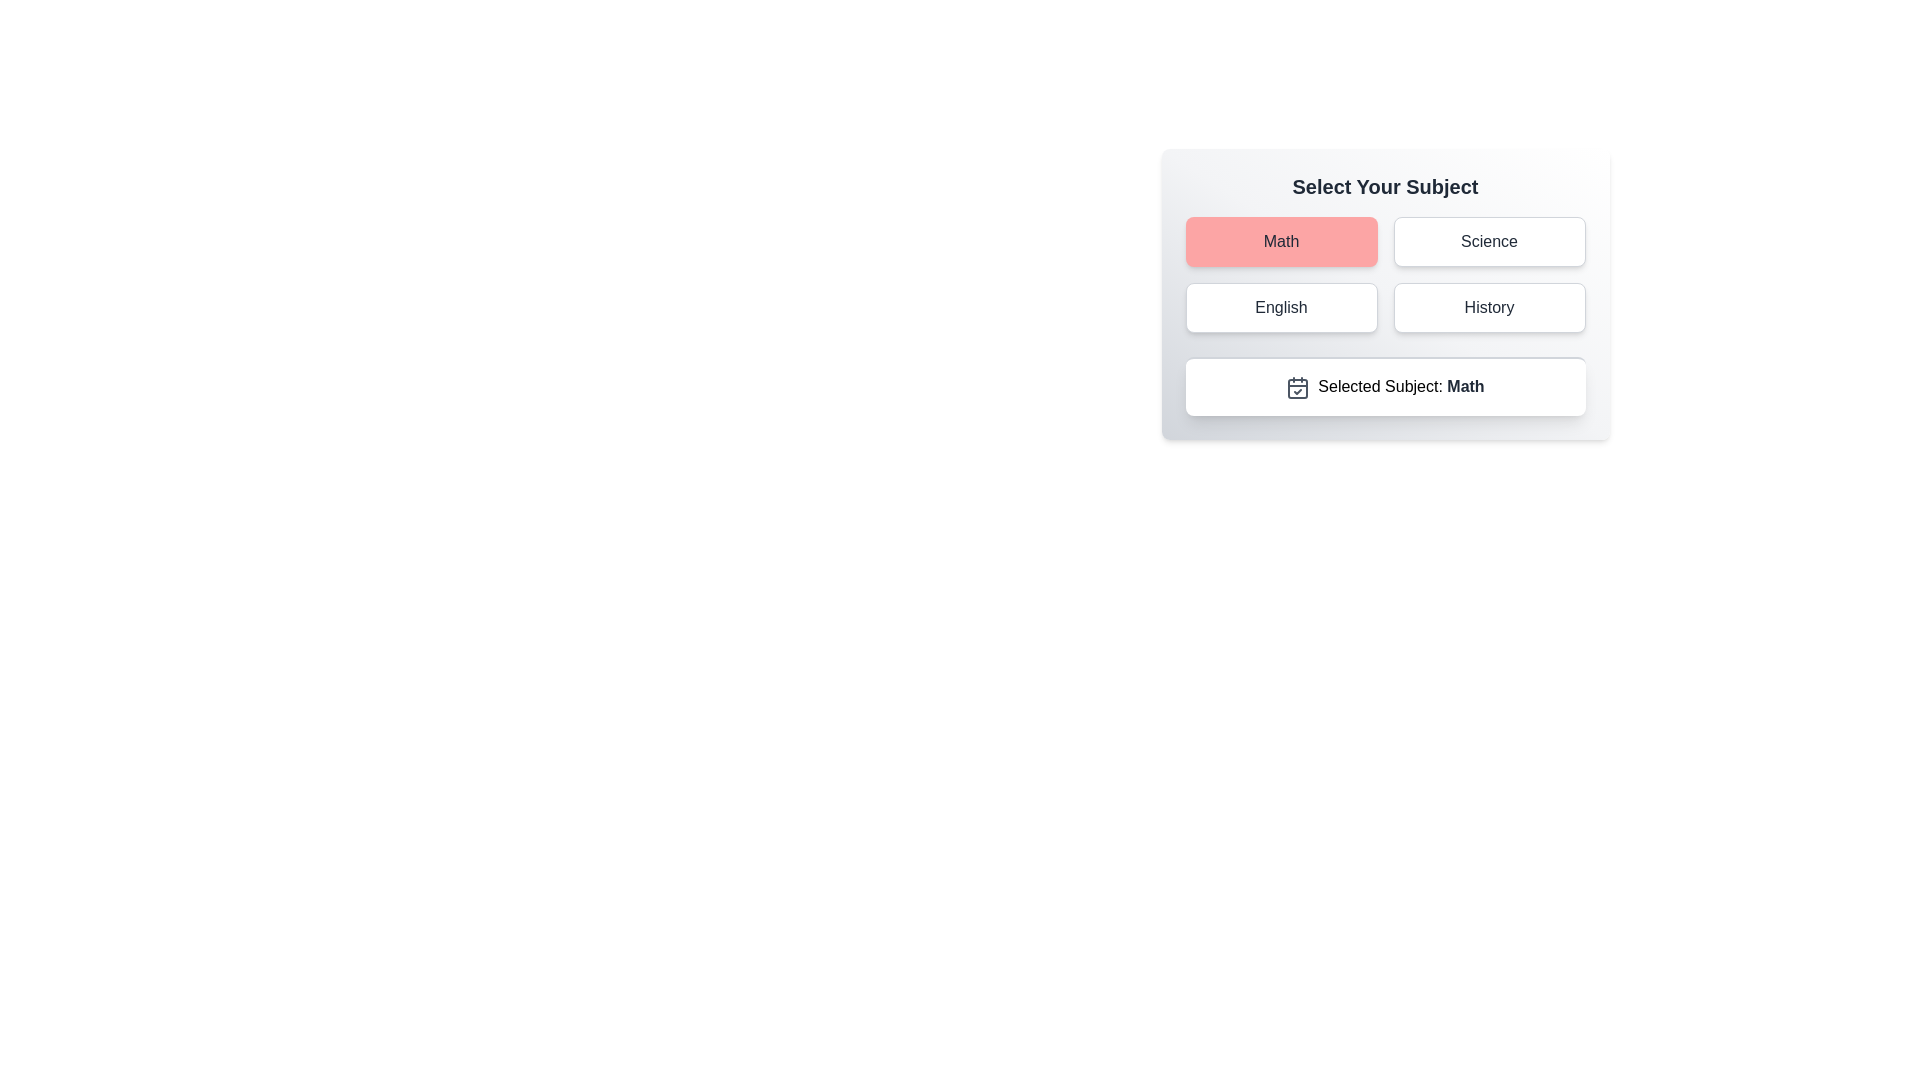 The width and height of the screenshot is (1920, 1080). What do you see at coordinates (1298, 387) in the screenshot?
I see `the calendar icon with a checkmark located to the left of the text 'Selected Subject: Math'` at bounding box center [1298, 387].